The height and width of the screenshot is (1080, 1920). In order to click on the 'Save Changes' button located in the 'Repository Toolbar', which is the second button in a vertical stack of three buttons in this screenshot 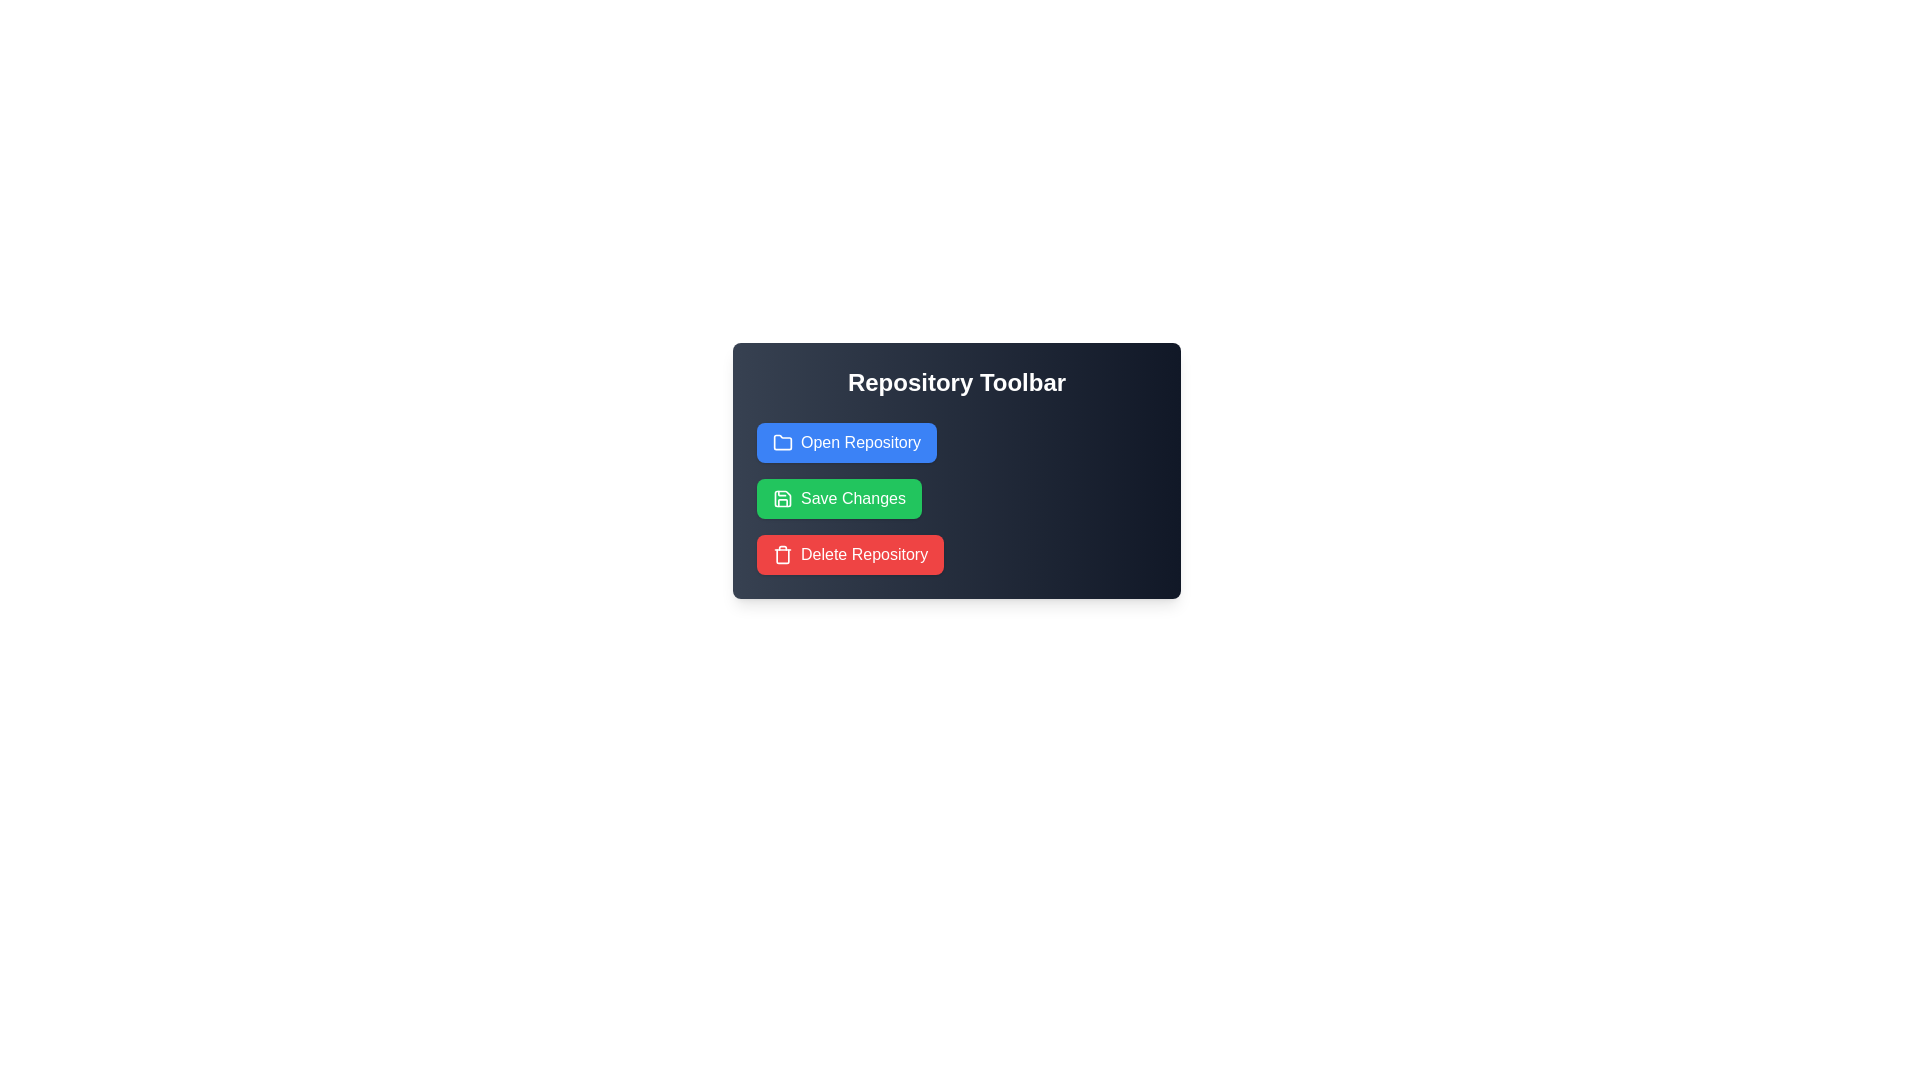, I will do `click(839, 497)`.